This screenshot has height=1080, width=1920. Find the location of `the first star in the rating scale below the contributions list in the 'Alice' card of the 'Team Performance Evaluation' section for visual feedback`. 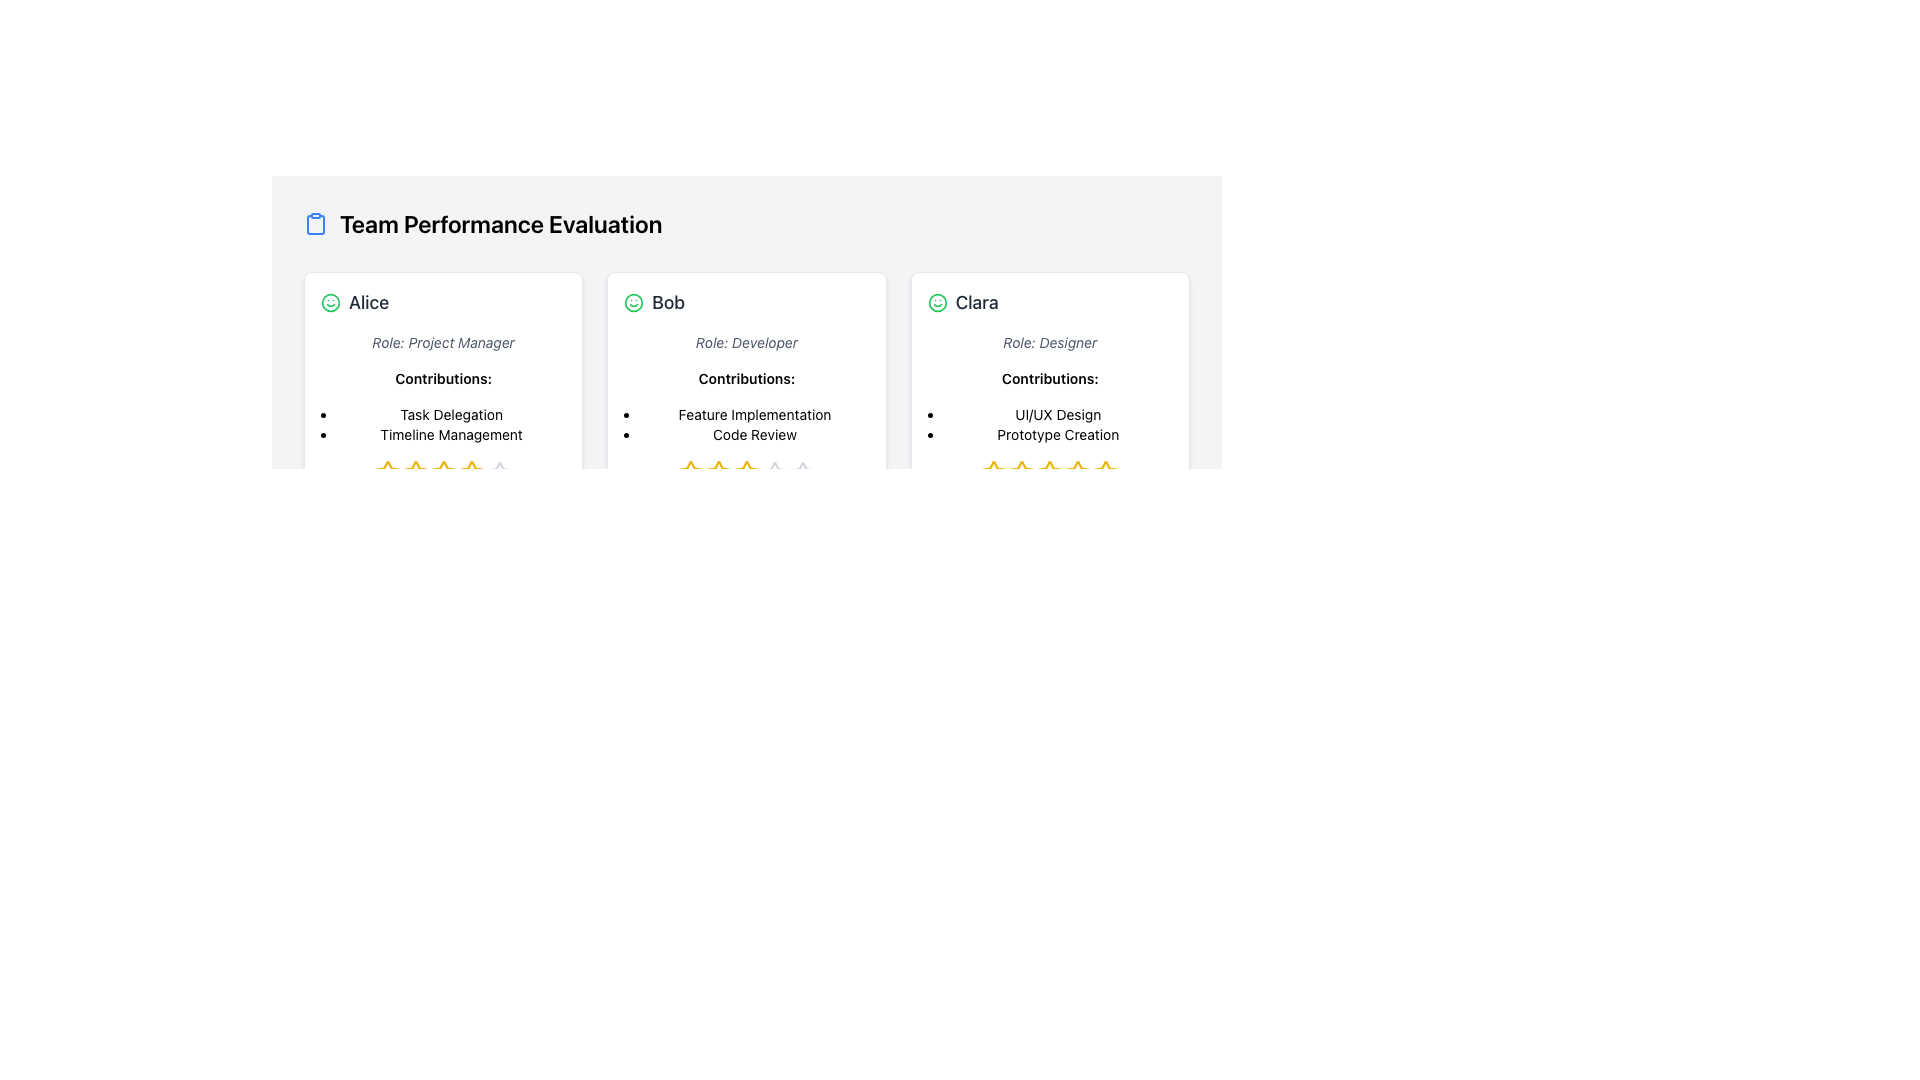

the first star in the rating scale below the contributions list in the 'Alice' card of the 'Team Performance Evaluation' section for visual feedback is located at coordinates (387, 473).